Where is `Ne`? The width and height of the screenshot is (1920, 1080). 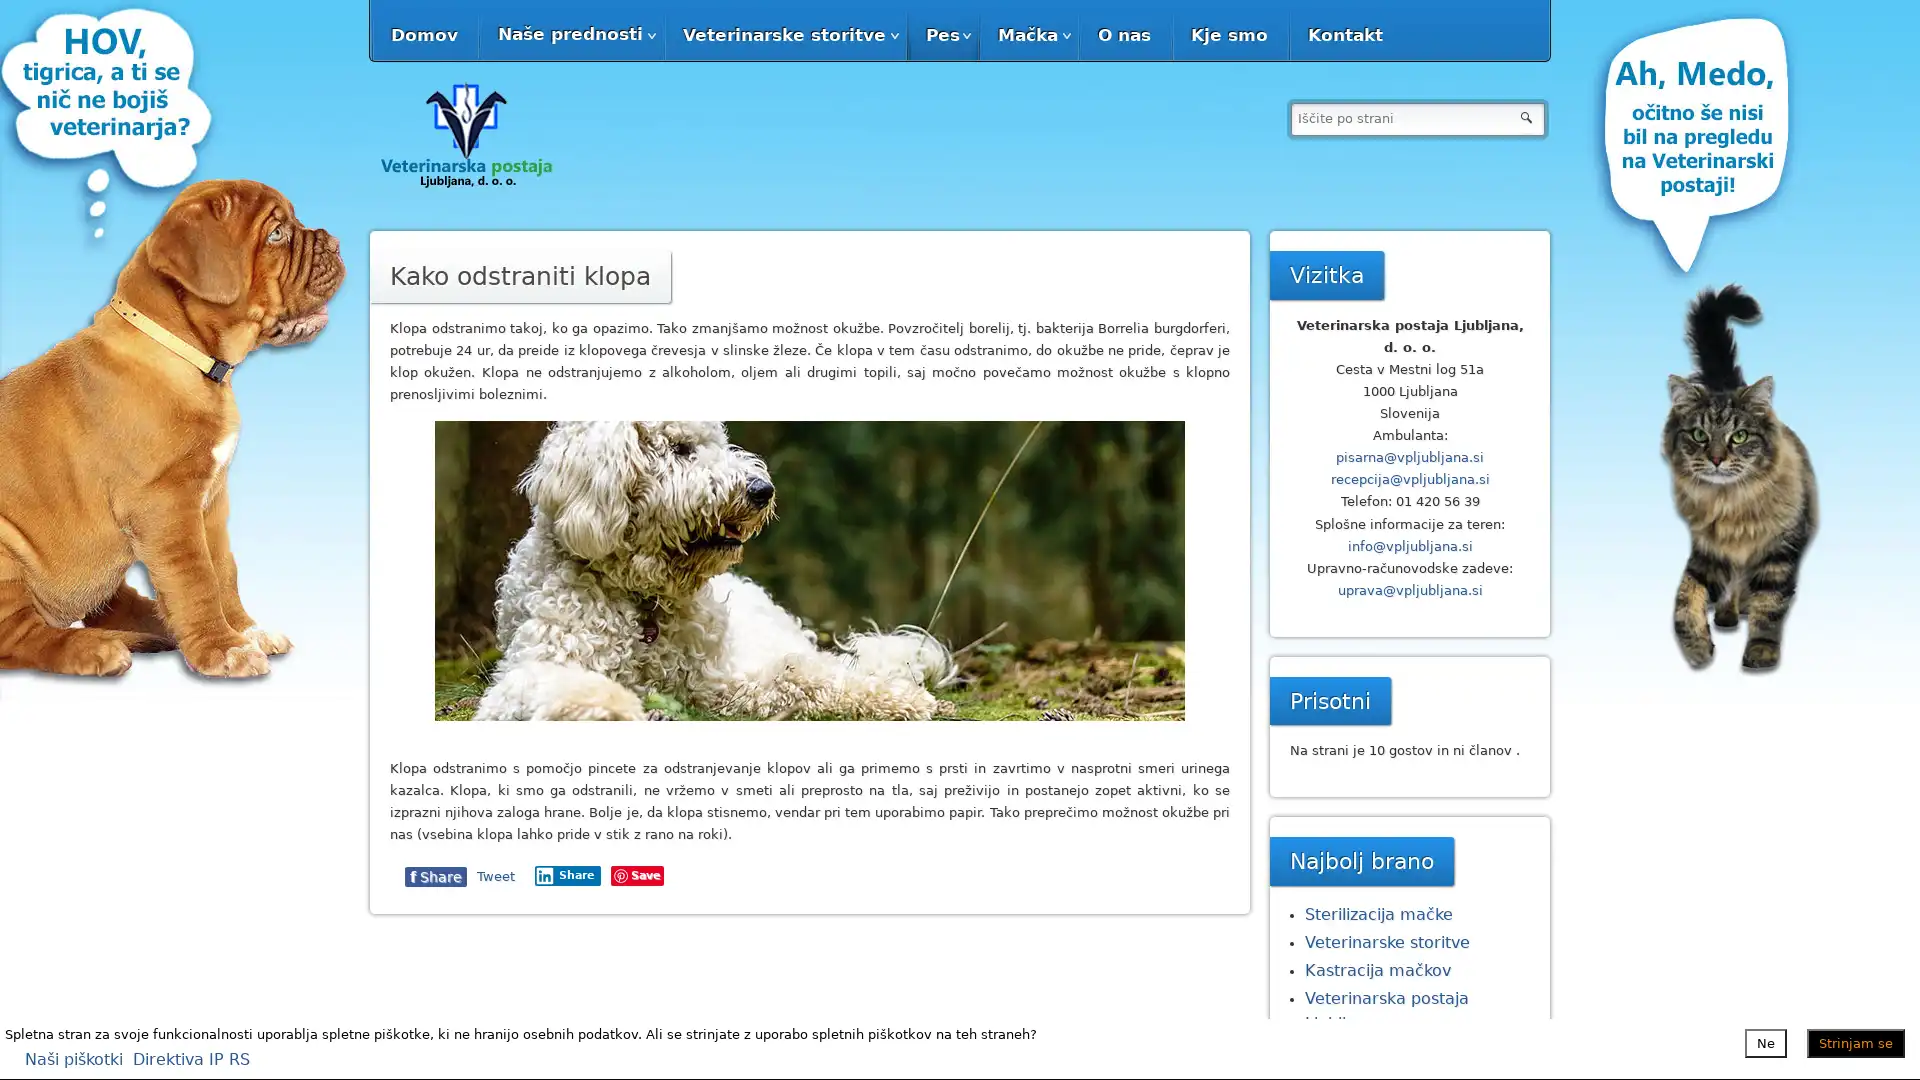
Ne is located at coordinates (1766, 1041).